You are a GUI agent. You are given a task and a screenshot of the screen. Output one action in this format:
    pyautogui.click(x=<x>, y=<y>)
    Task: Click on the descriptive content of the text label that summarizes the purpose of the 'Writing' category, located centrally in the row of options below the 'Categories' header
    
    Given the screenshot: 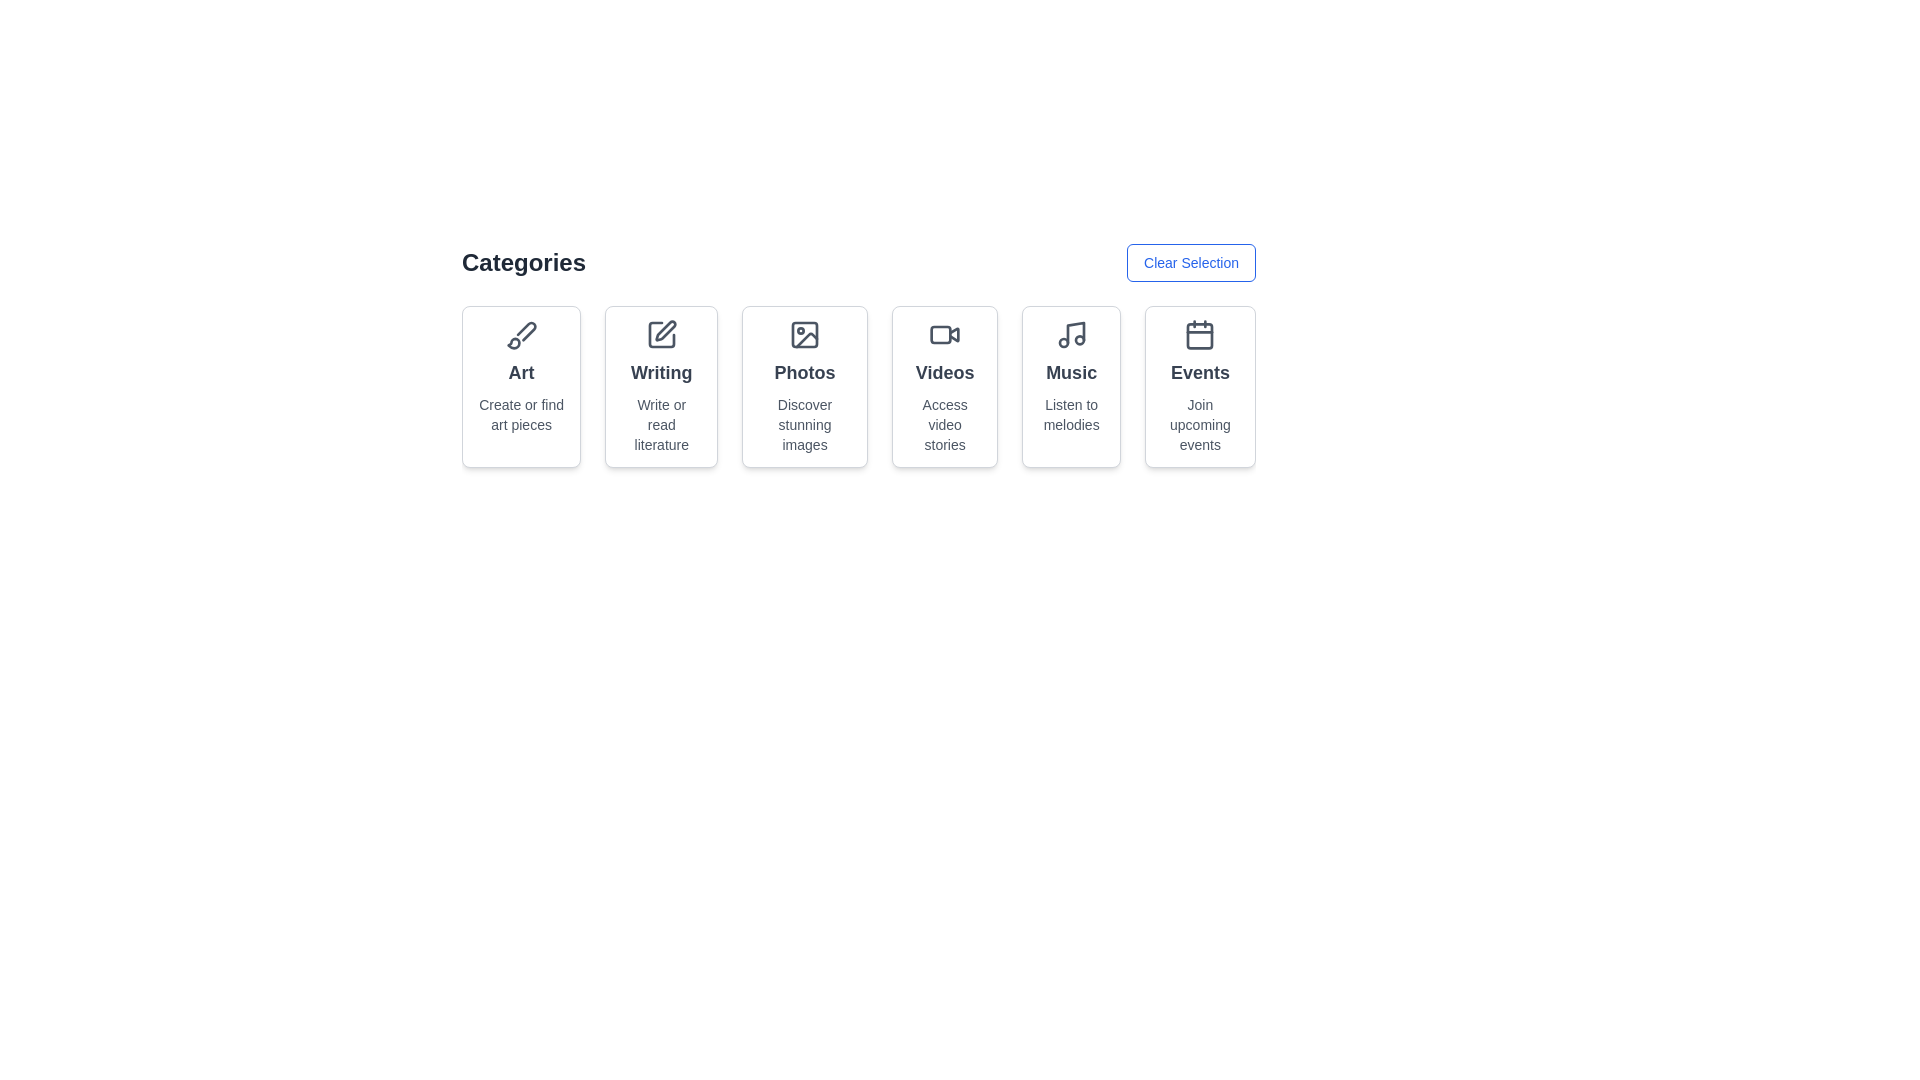 What is the action you would take?
    pyautogui.click(x=661, y=423)
    